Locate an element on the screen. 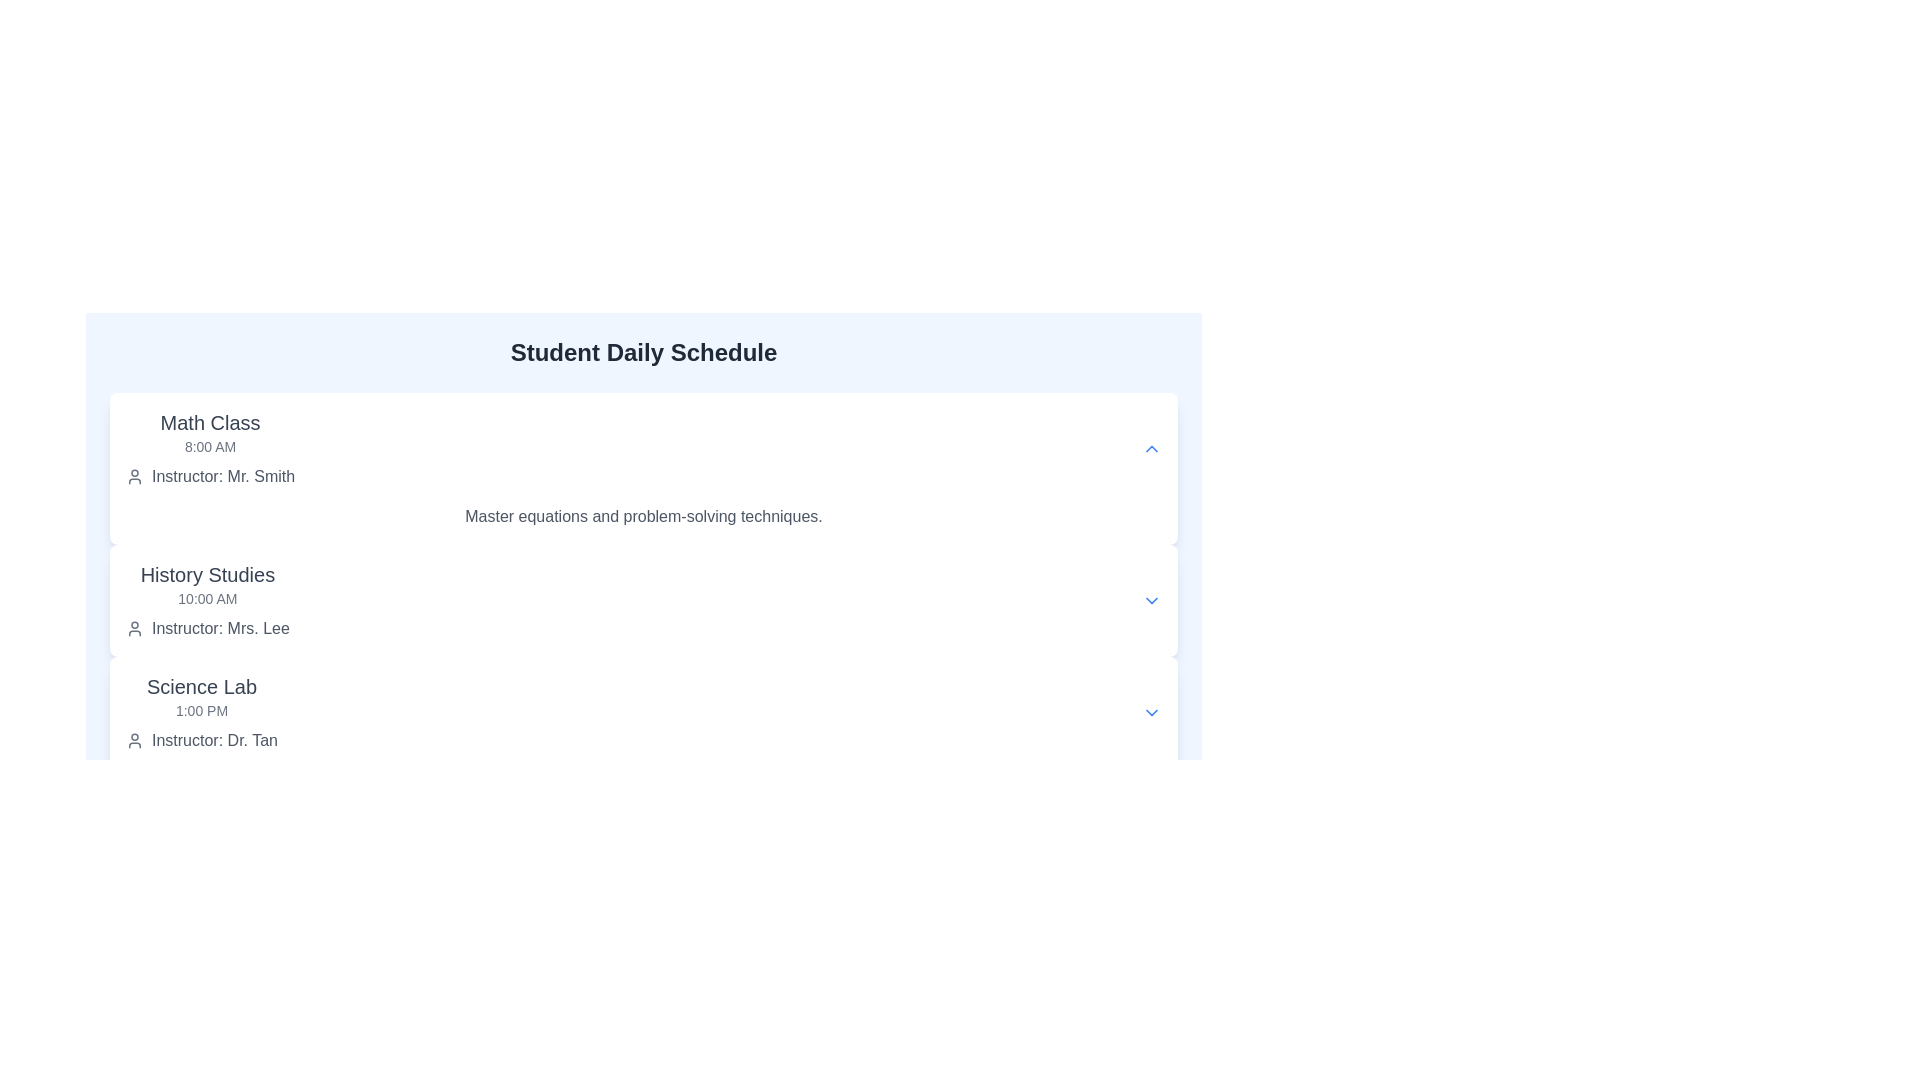 This screenshot has height=1080, width=1920. the third text display component in the 'Student Daily Schedule' section is located at coordinates (201, 712).